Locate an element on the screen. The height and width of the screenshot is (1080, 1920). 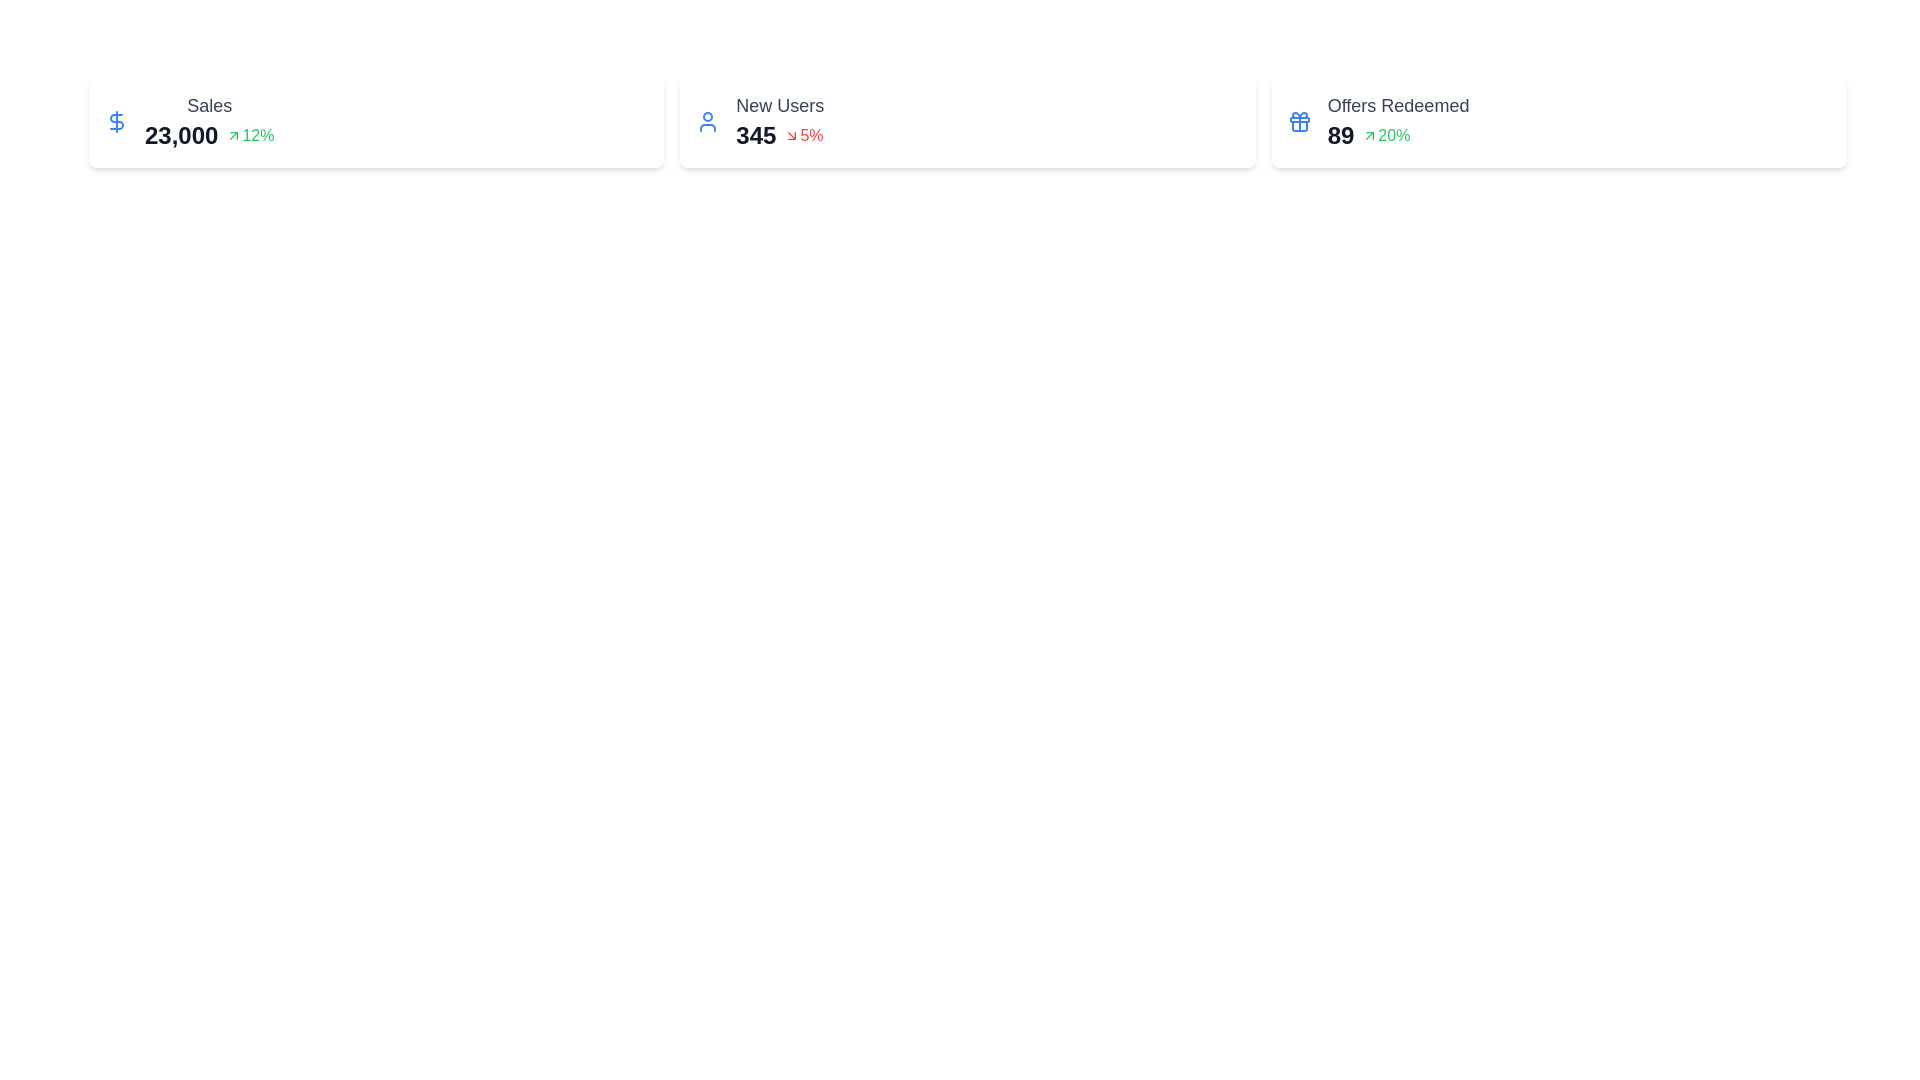
the Static Text element displaying '20%' in green, which is styled in bold and positioned near an upward arrow icon, indicating a positive increase is located at coordinates (1393, 135).